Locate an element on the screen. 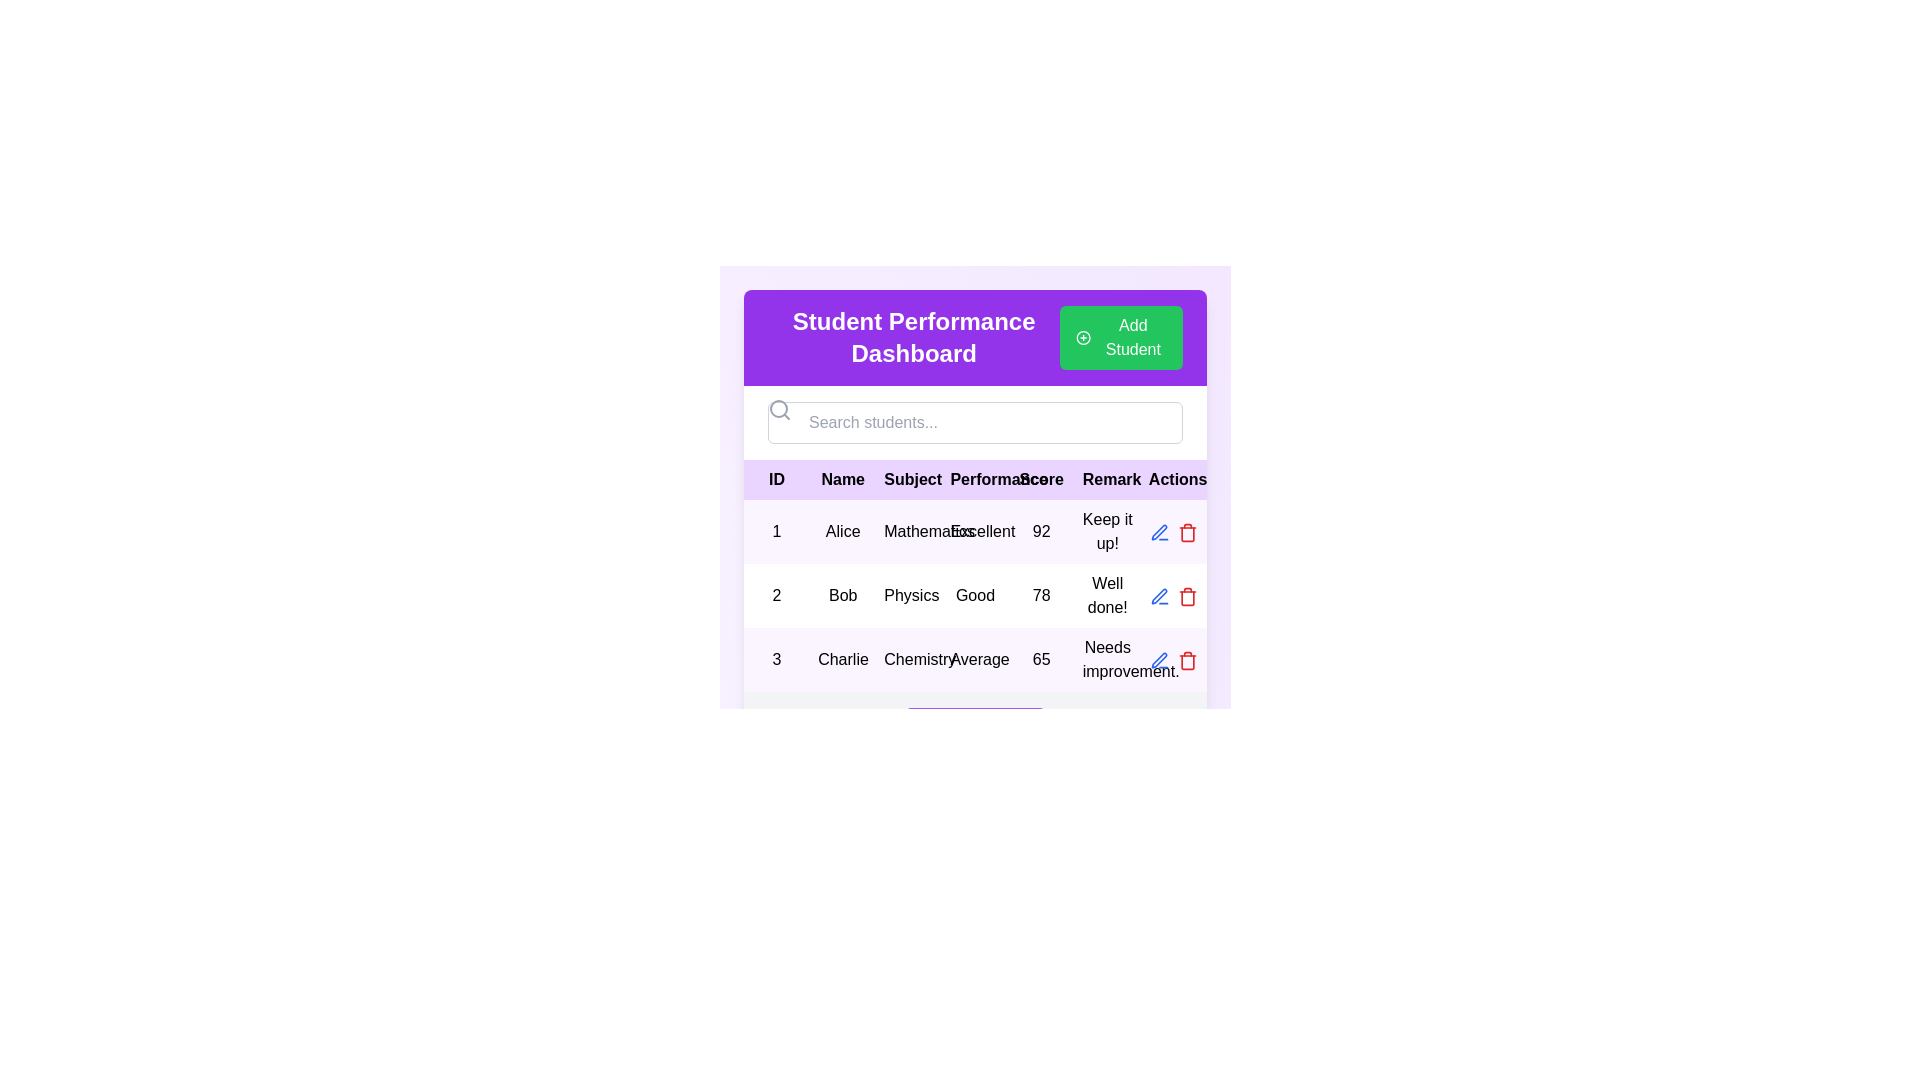 This screenshot has height=1080, width=1920. the static text element representing the name 'Charlie' located in the third row of the table, immediately to the right of the 'ID' column is located at coordinates (843, 659).